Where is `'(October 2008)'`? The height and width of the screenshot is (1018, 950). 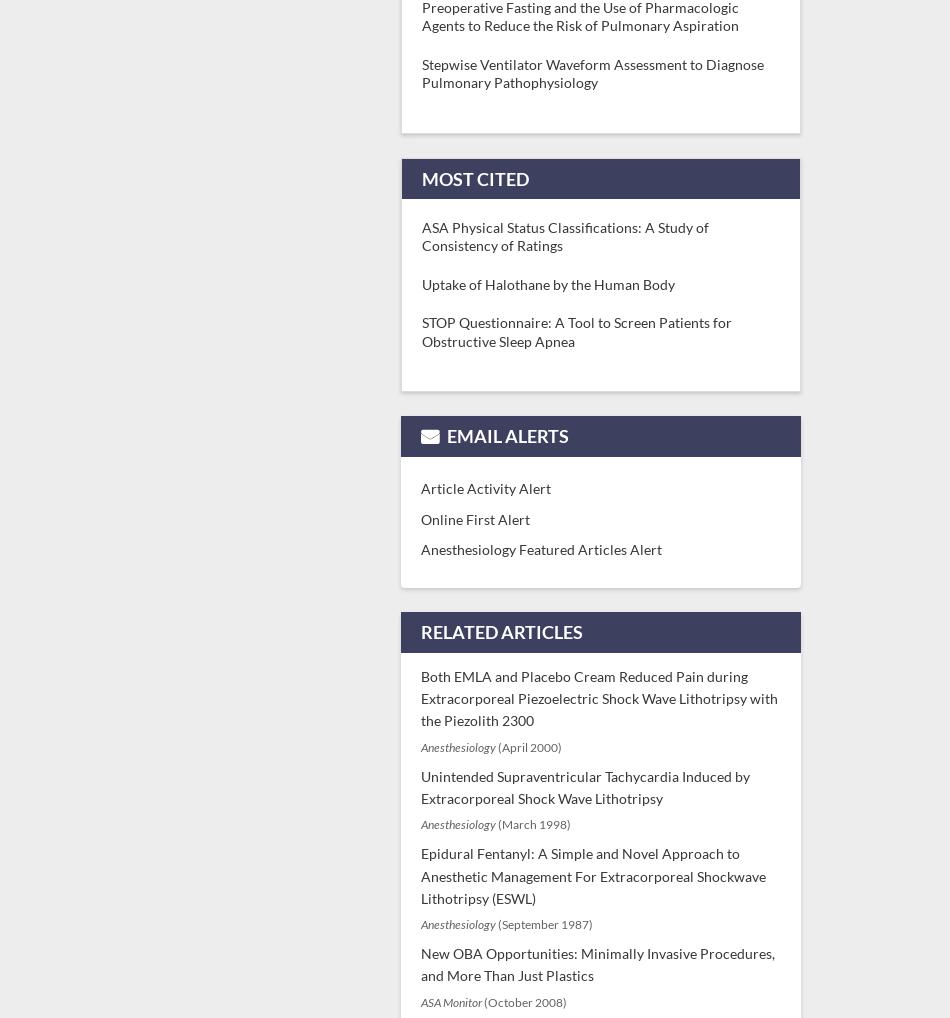 '(October 2008)' is located at coordinates (525, 1001).